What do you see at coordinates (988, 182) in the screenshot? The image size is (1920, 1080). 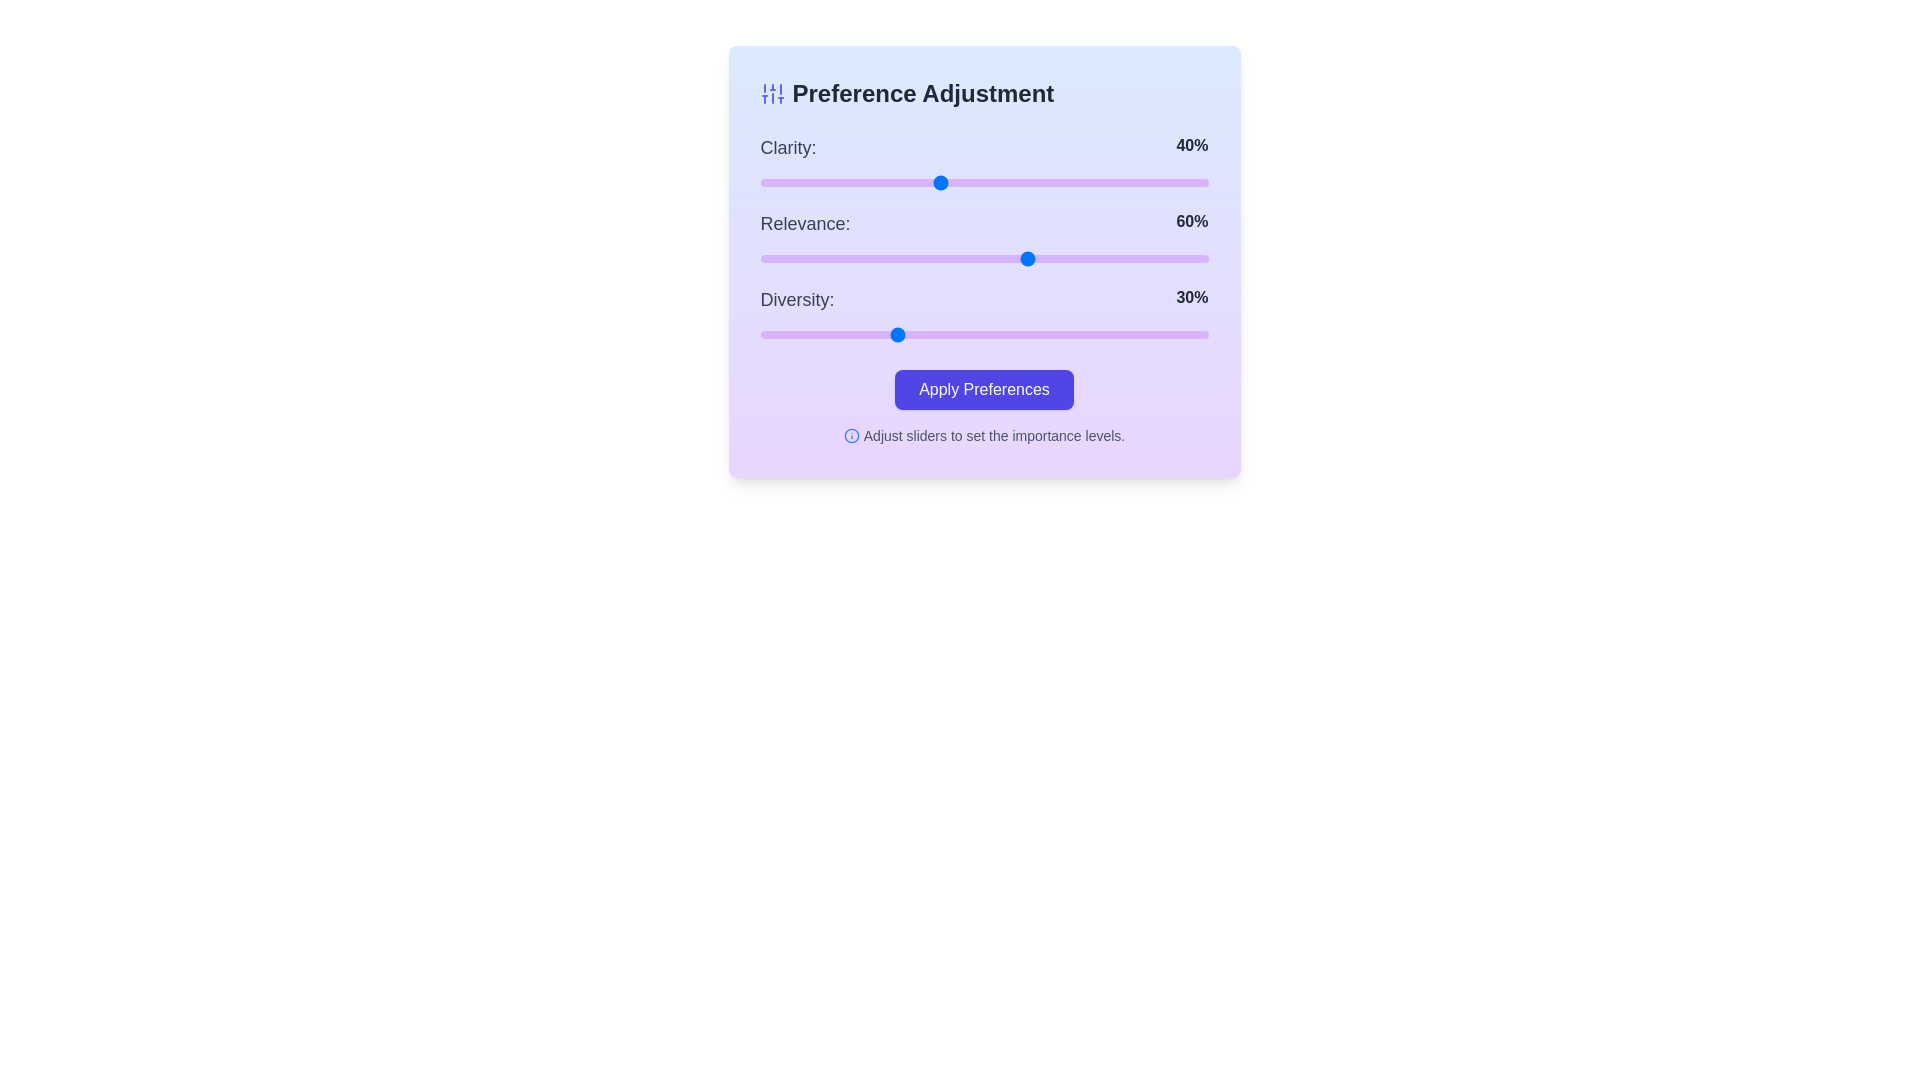 I see `the slider for 0 to 51%` at bounding box center [988, 182].